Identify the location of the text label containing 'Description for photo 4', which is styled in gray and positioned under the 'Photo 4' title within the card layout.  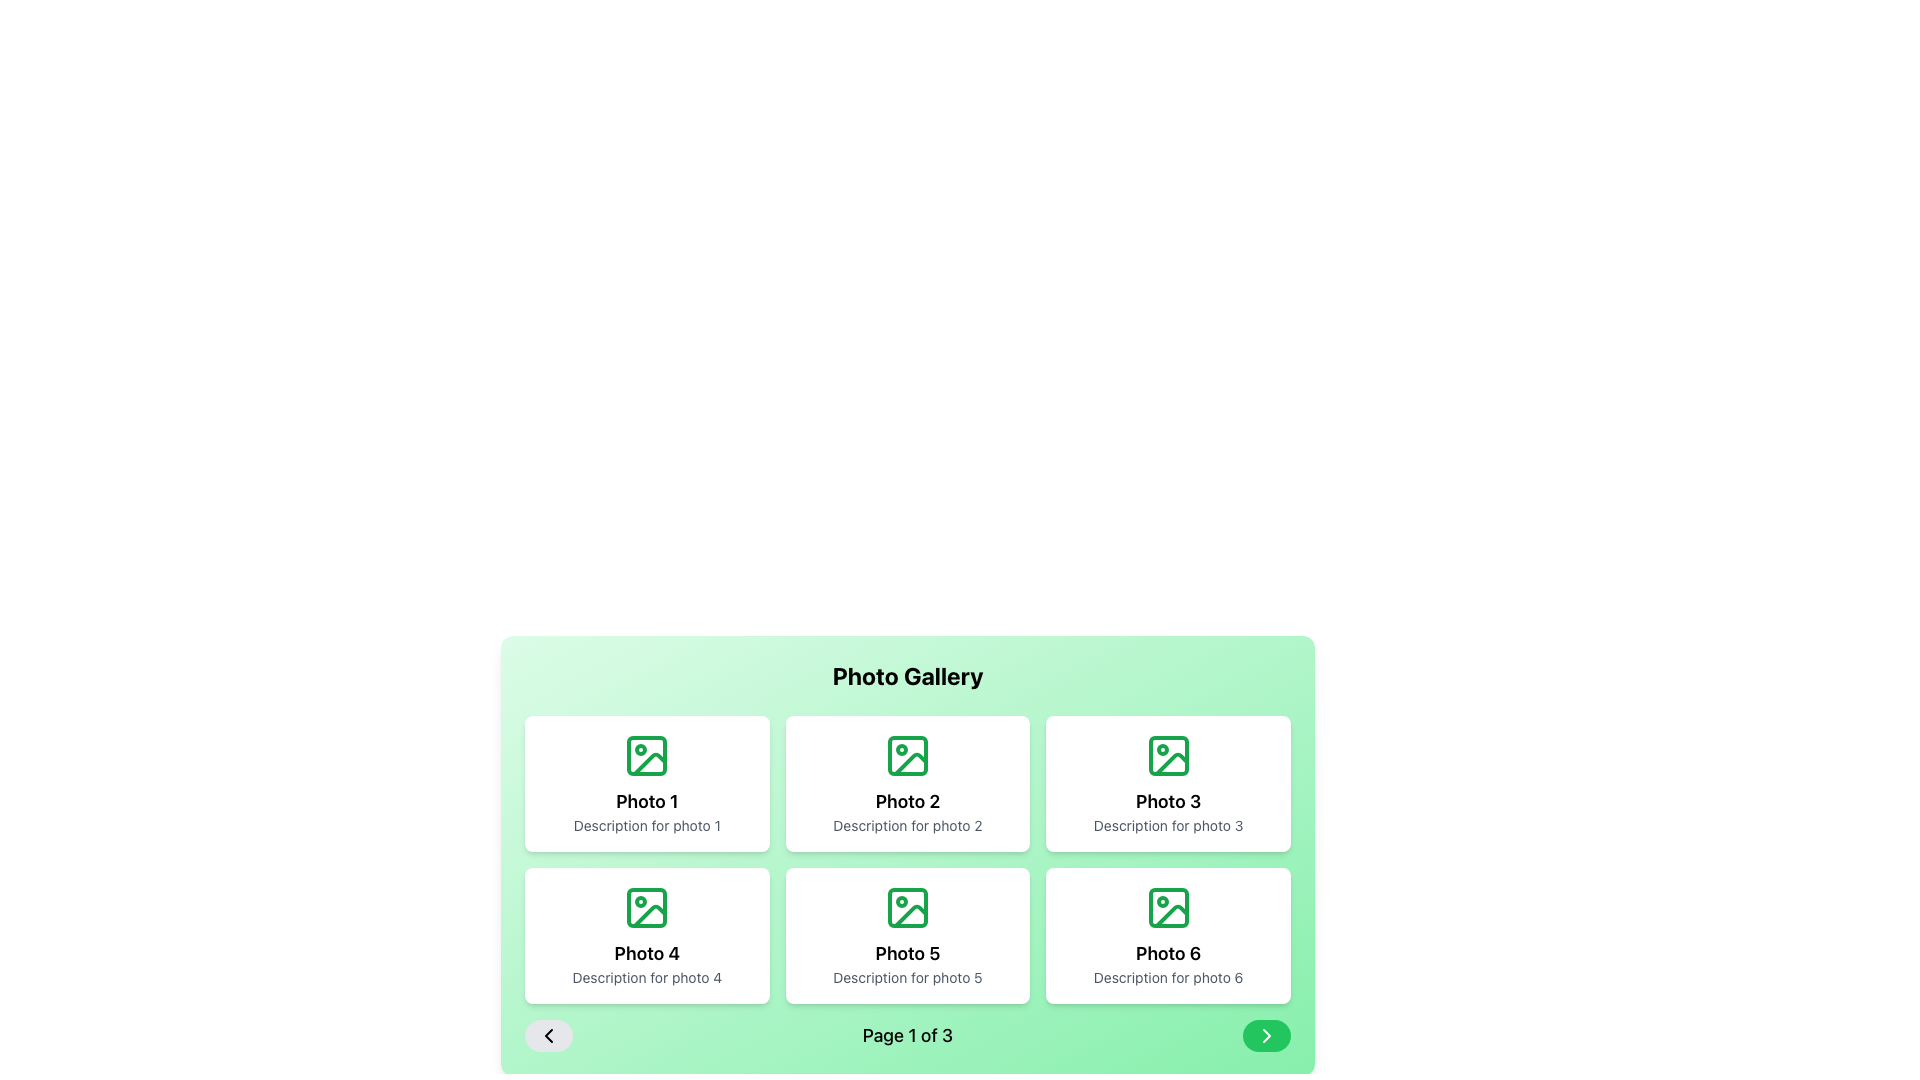
(647, 977).